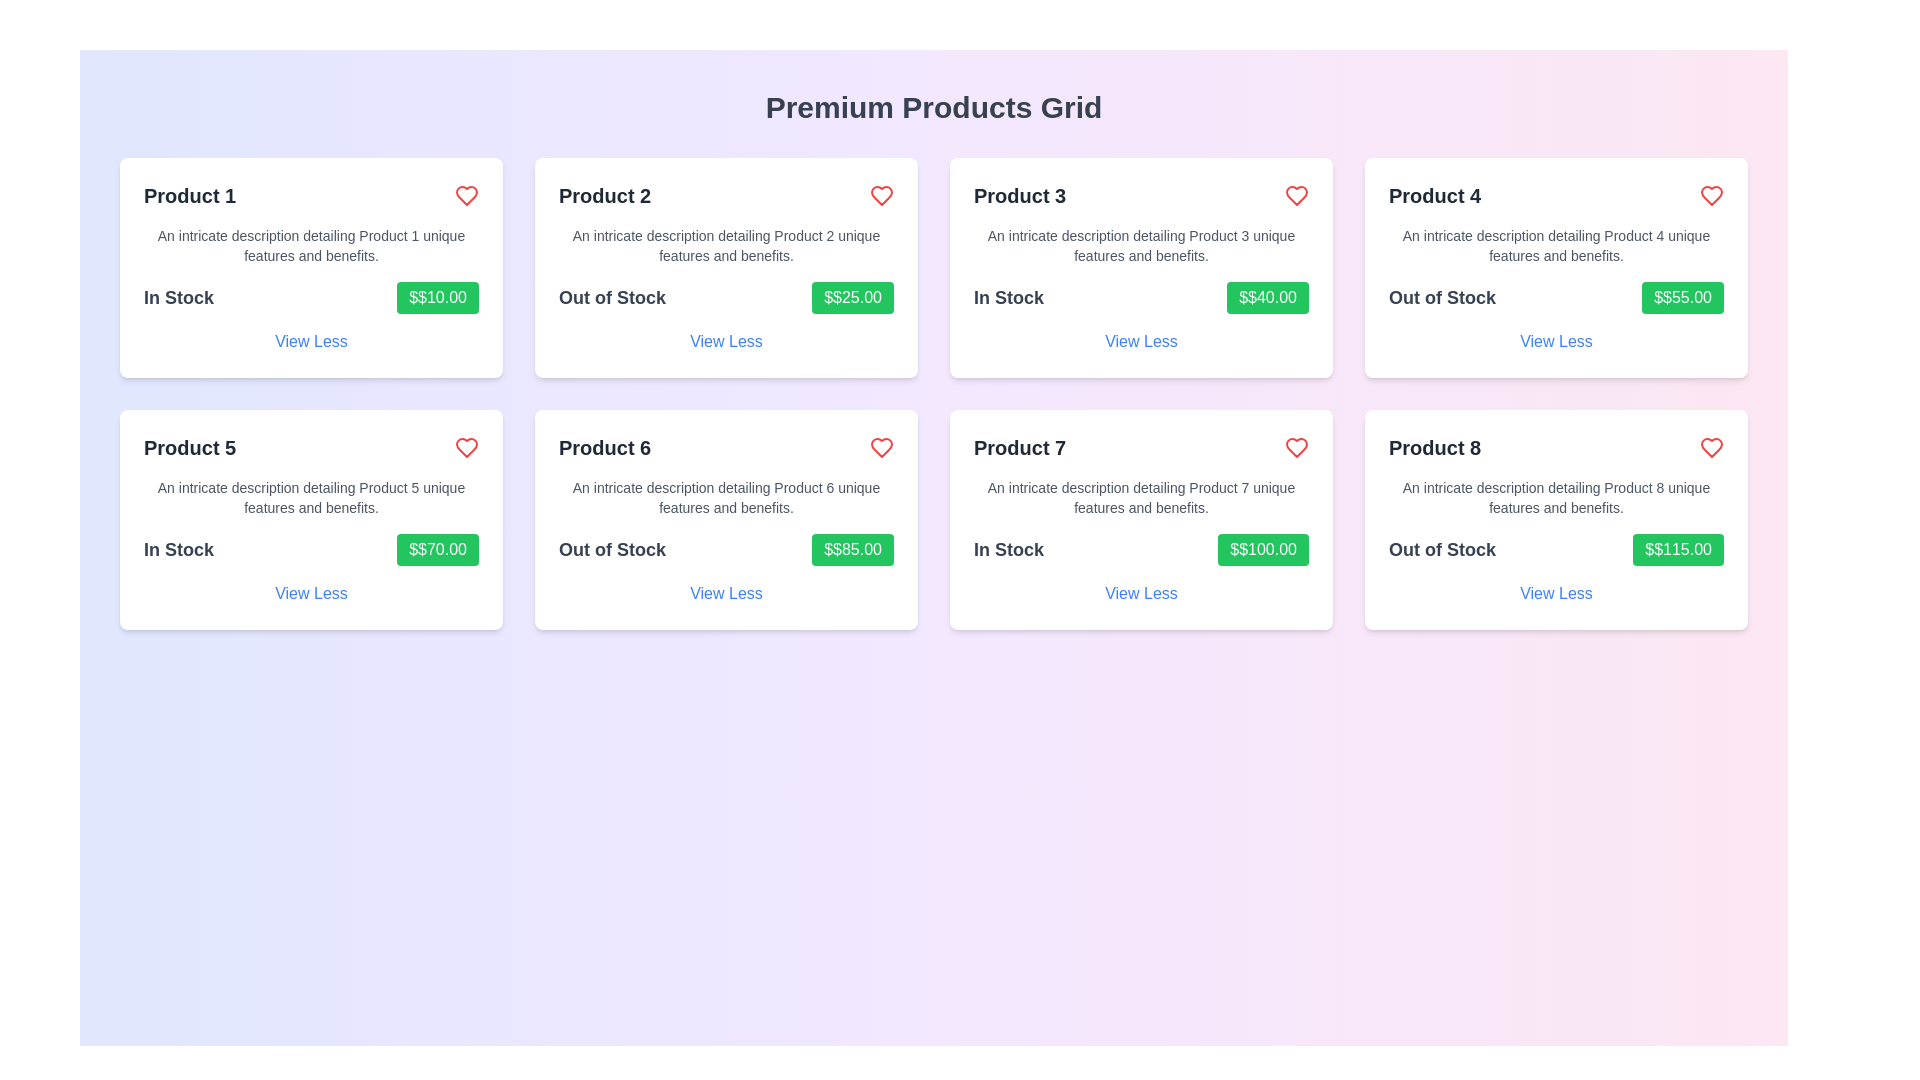  I want to click on the heart-shaped clickable icon button located at the upper right corner of the 'Product 2' card, so click(881, 196).